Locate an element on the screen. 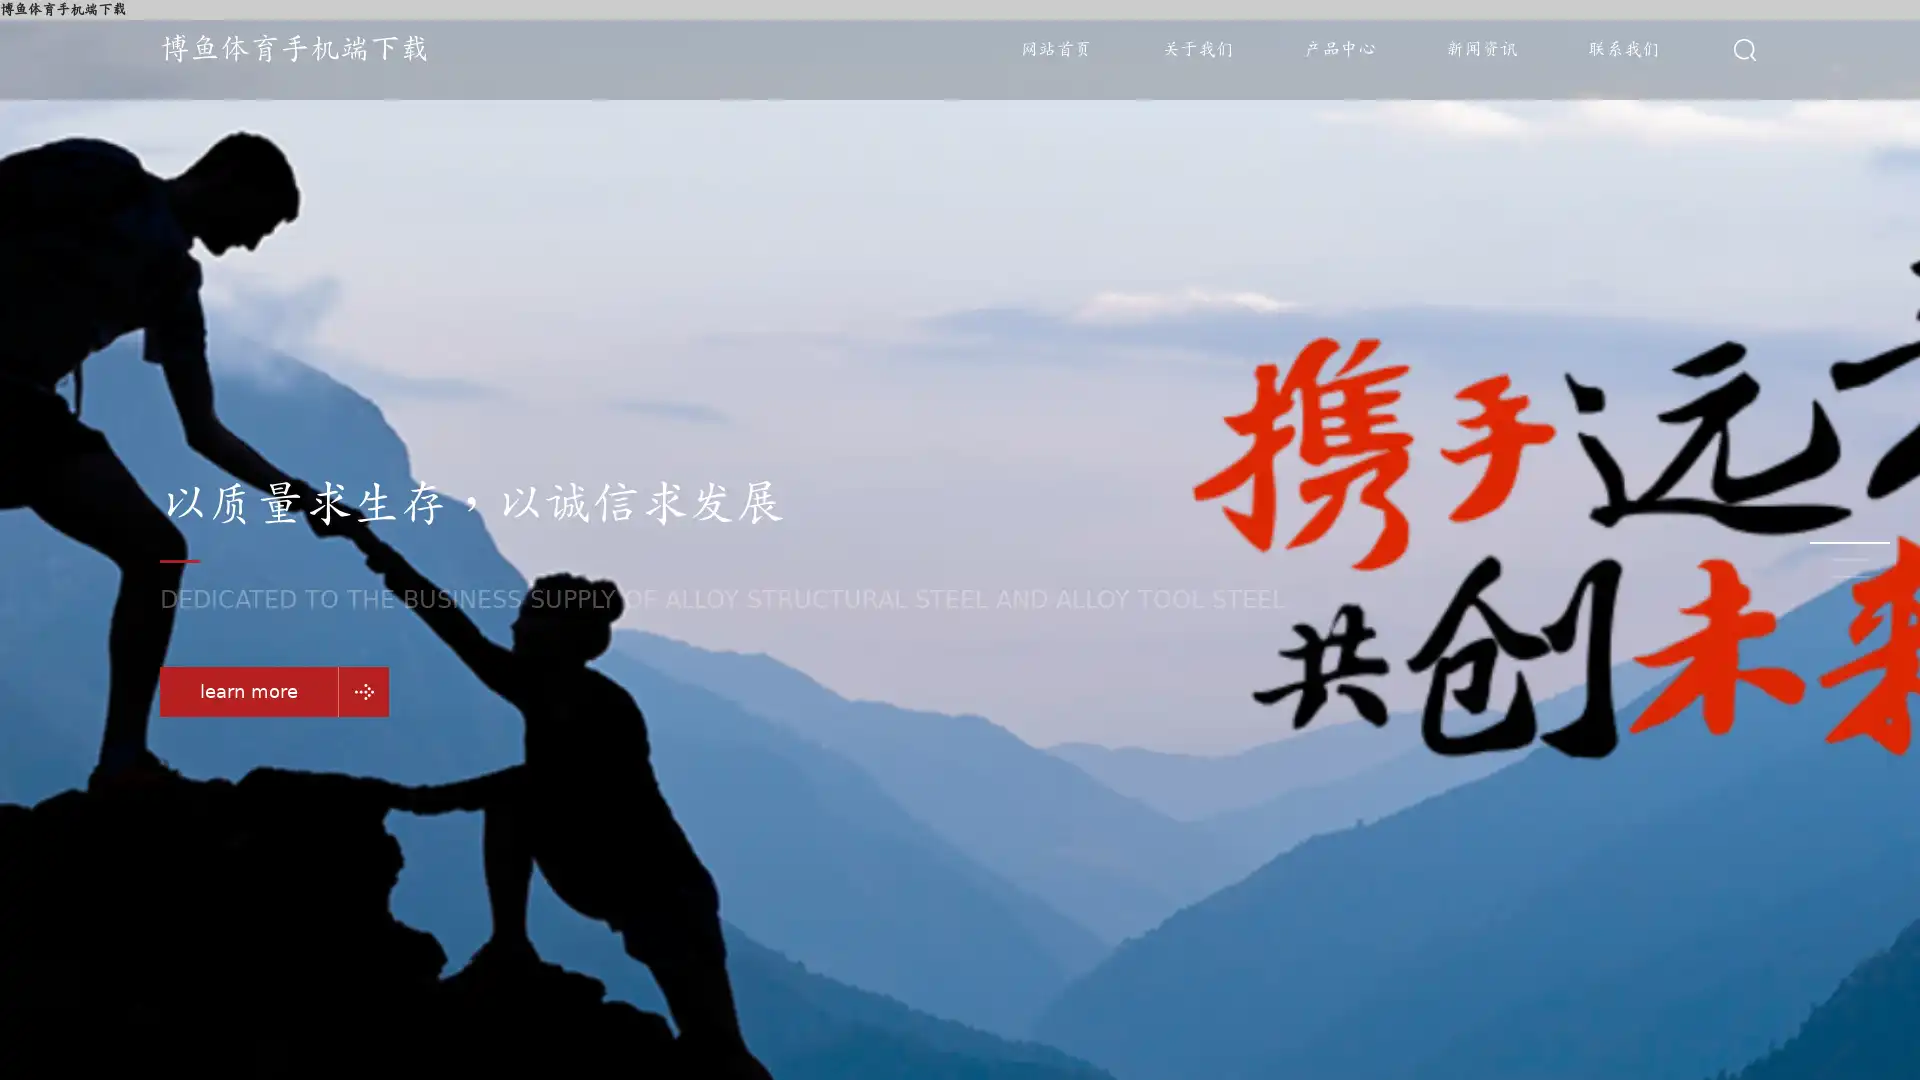  Go to slide 3 is located at coordinates (1848, 577).